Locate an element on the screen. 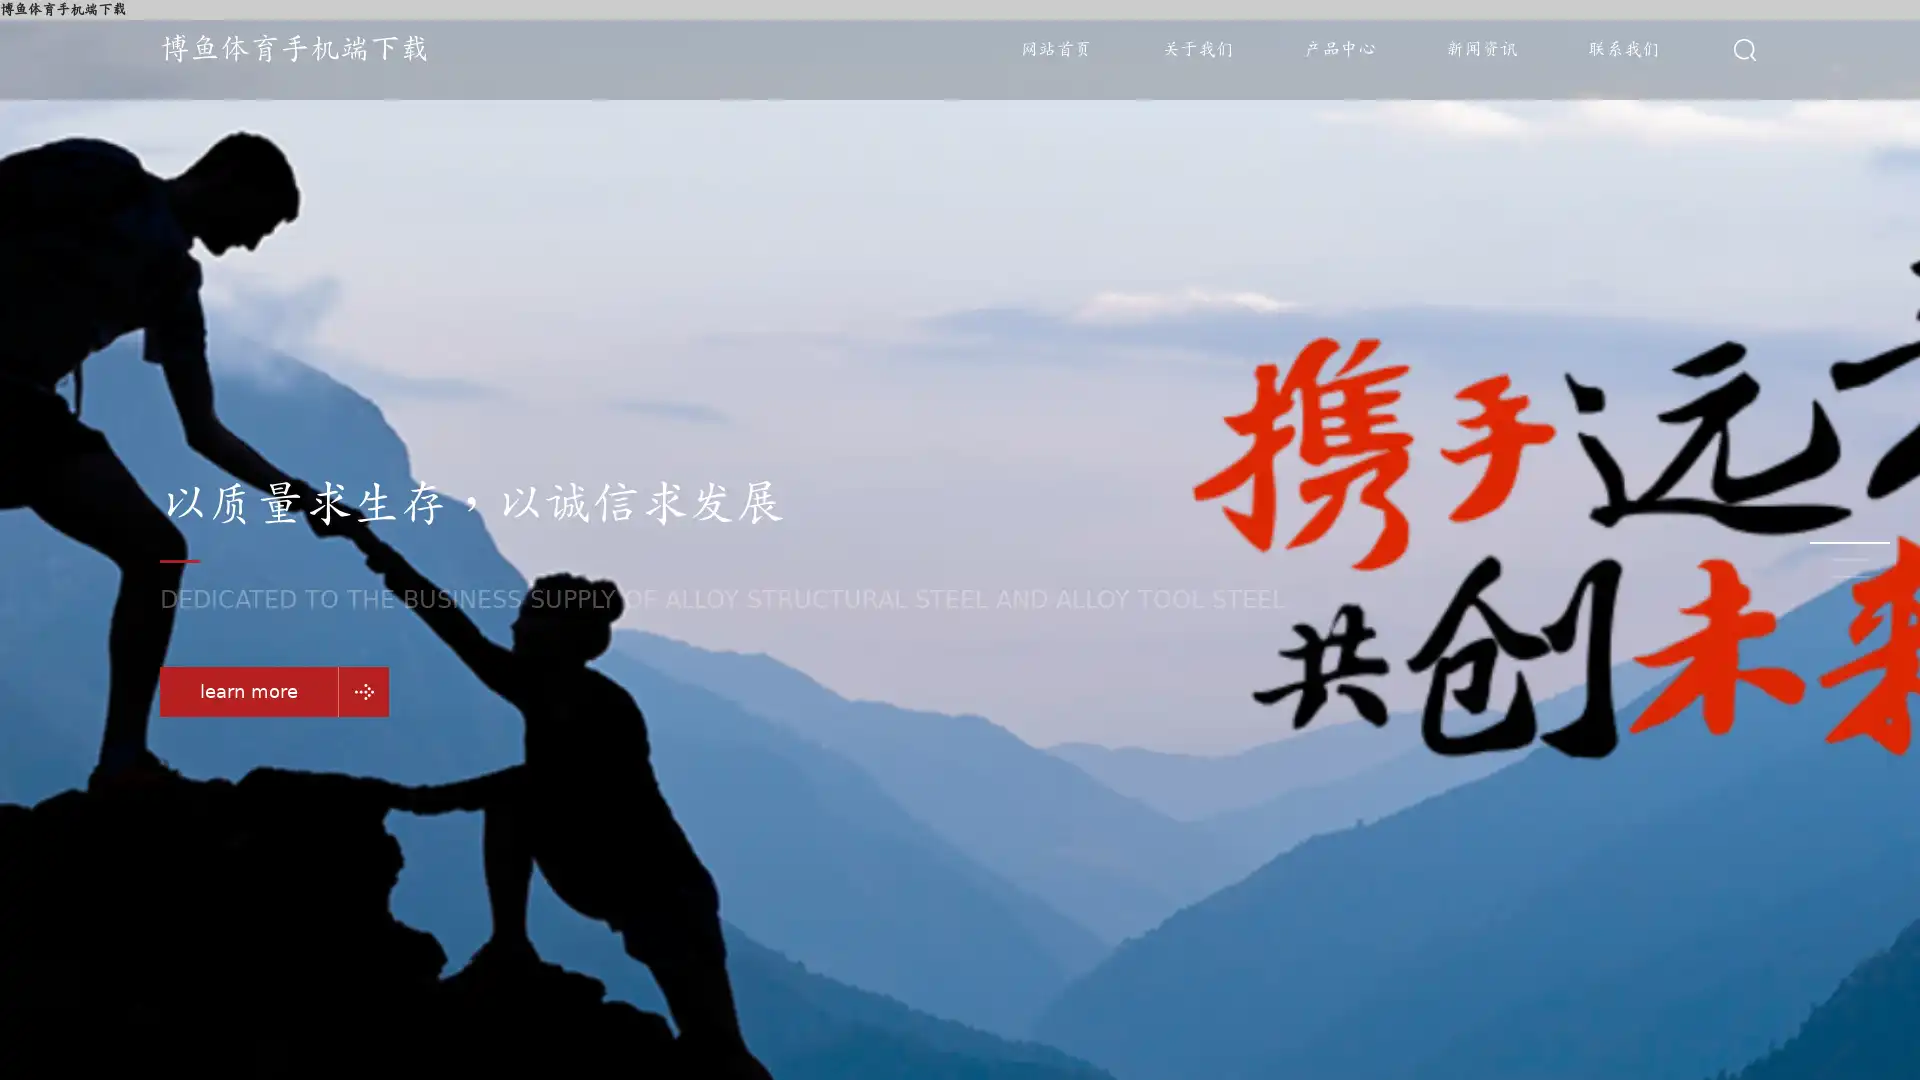  Go to slide 3 is located at coordinates (1848, 577).